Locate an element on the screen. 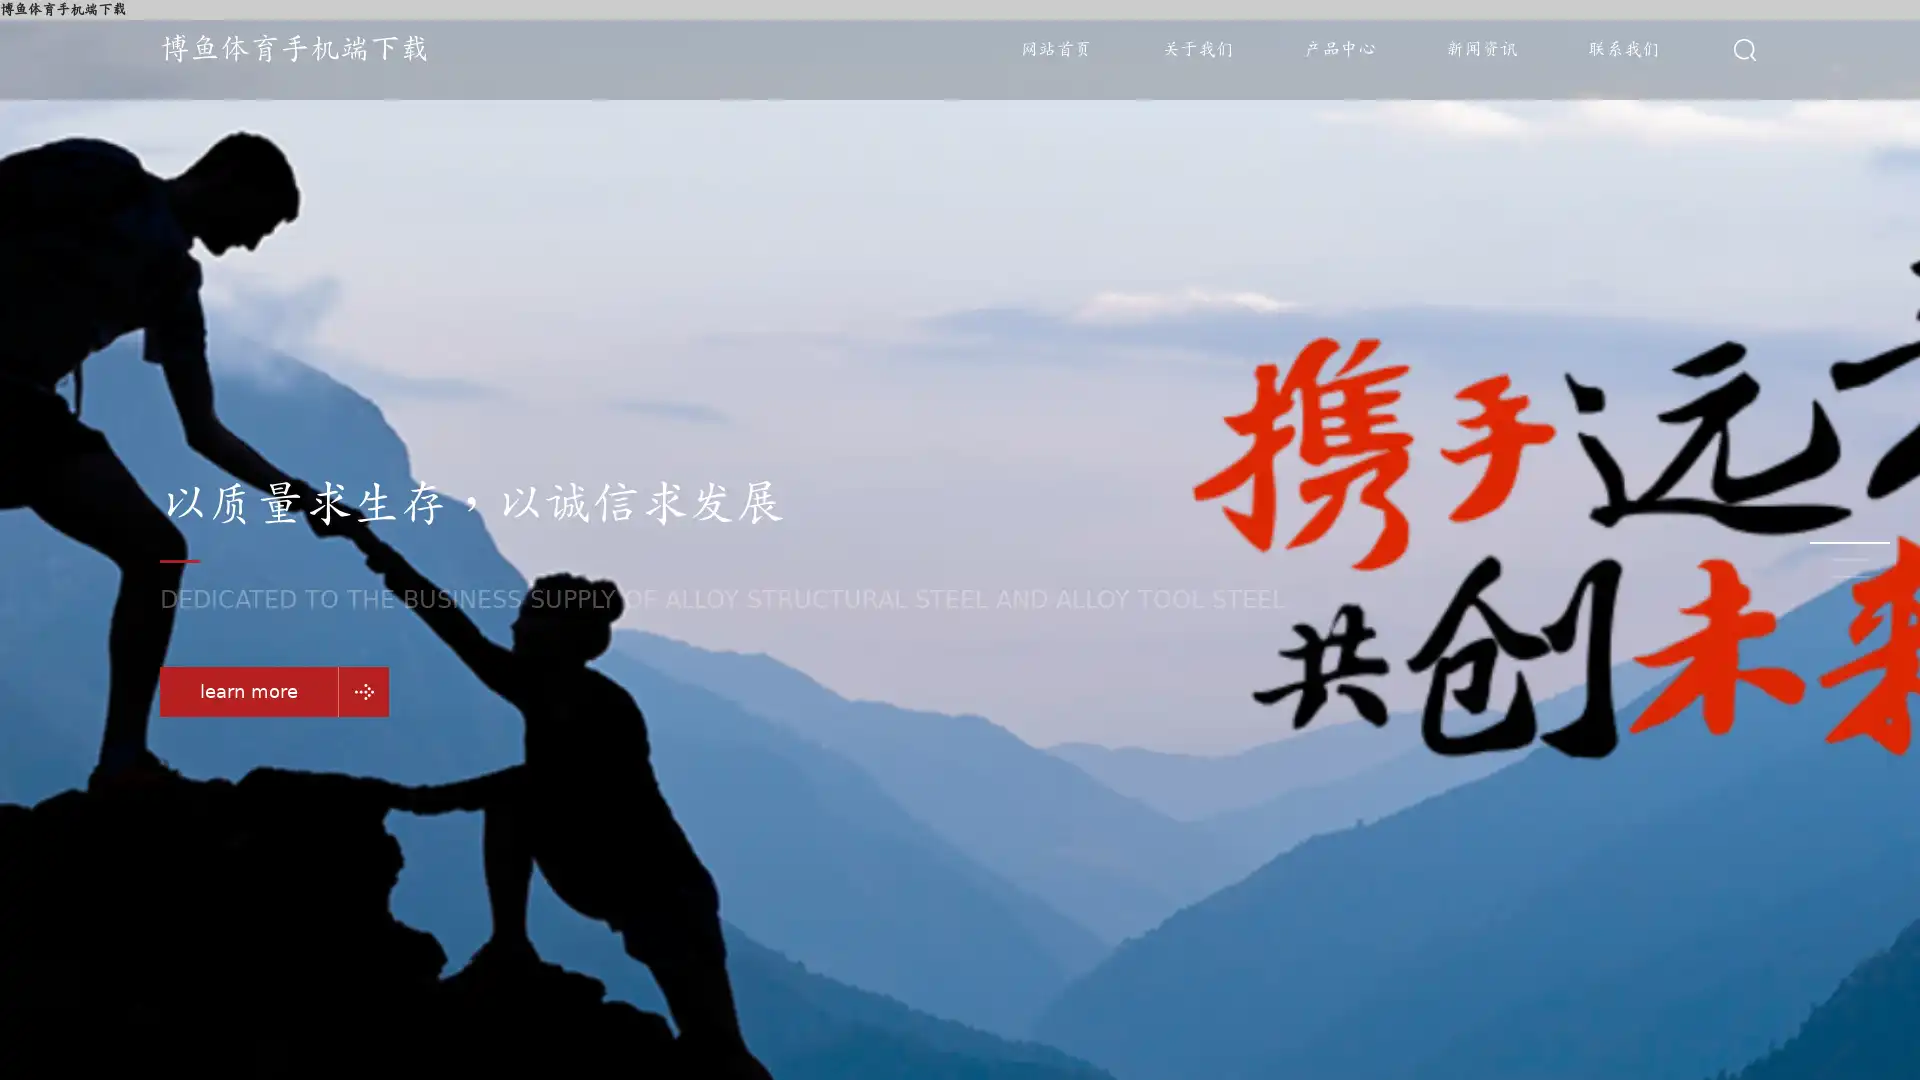  Go to slide 3 is located at coordinates (1848, 577).